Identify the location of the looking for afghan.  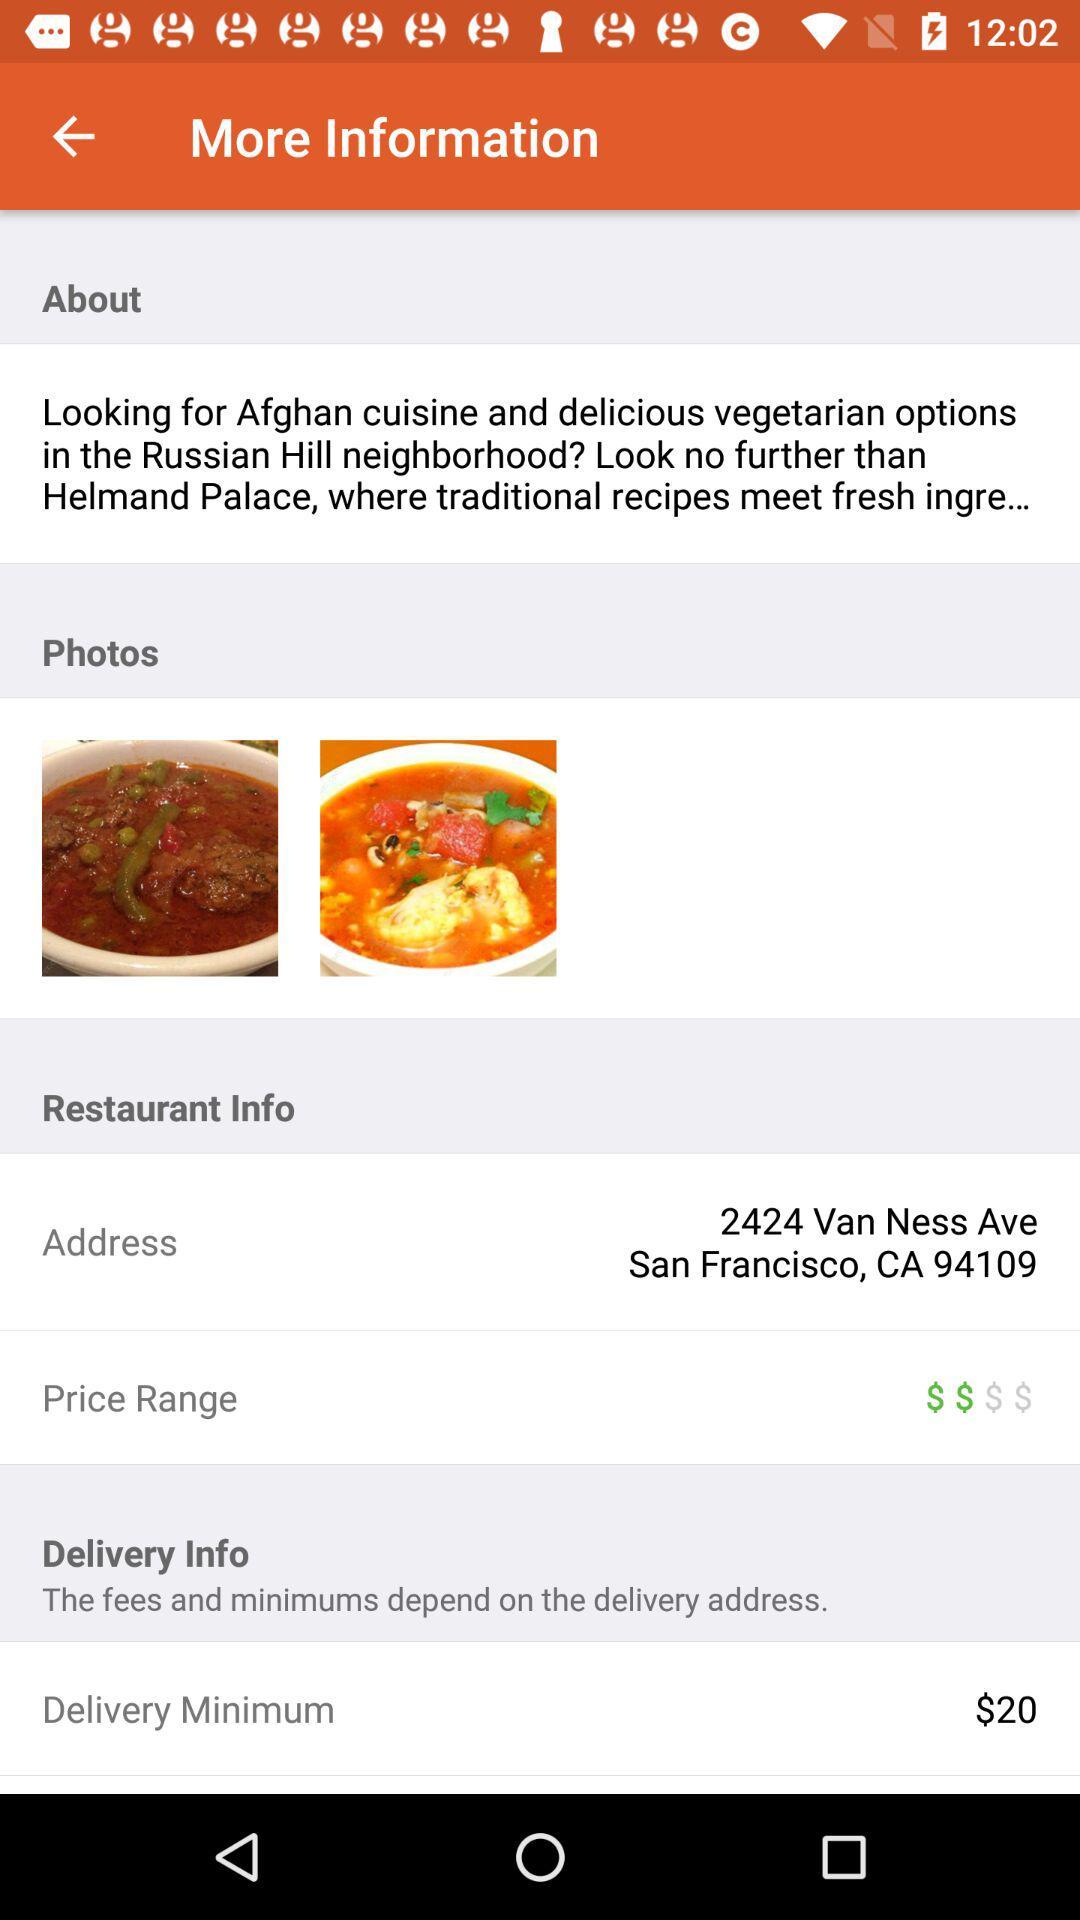
(540, 452).